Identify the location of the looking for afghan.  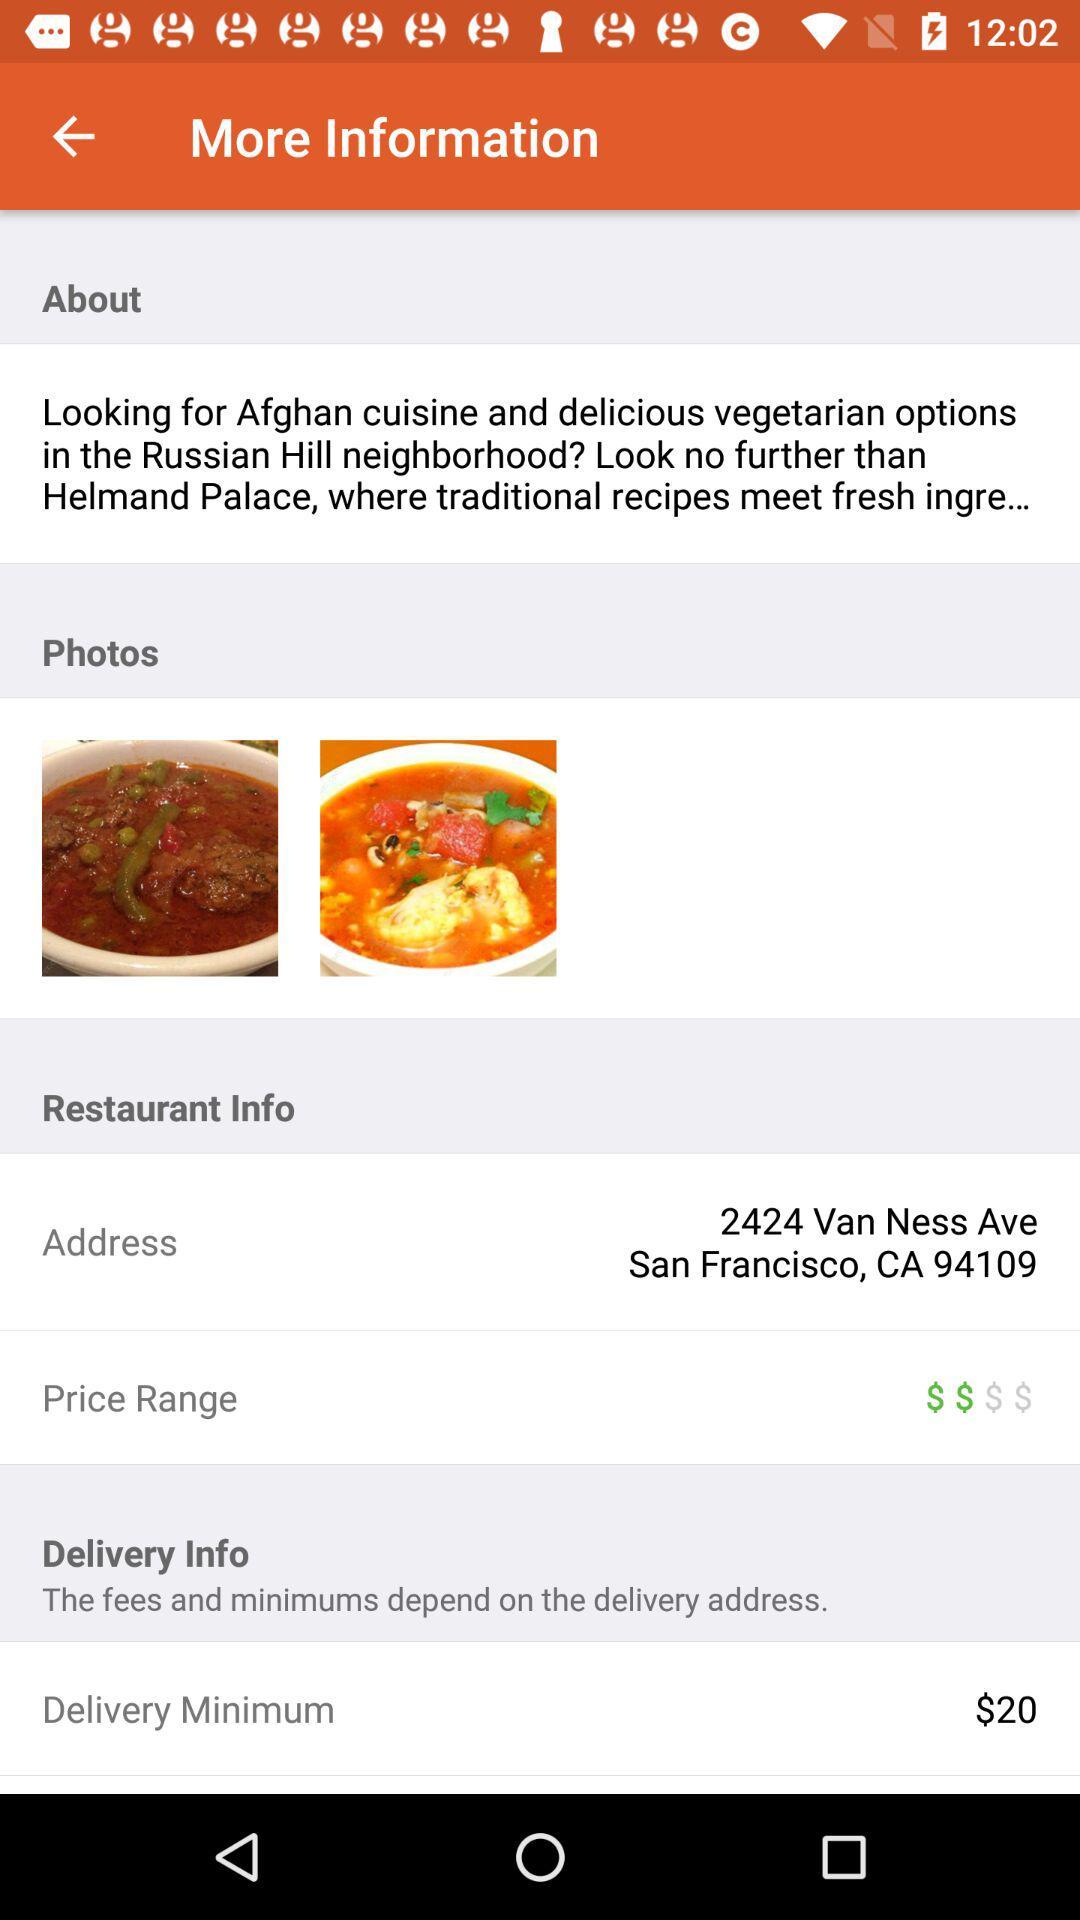
(540, 452).